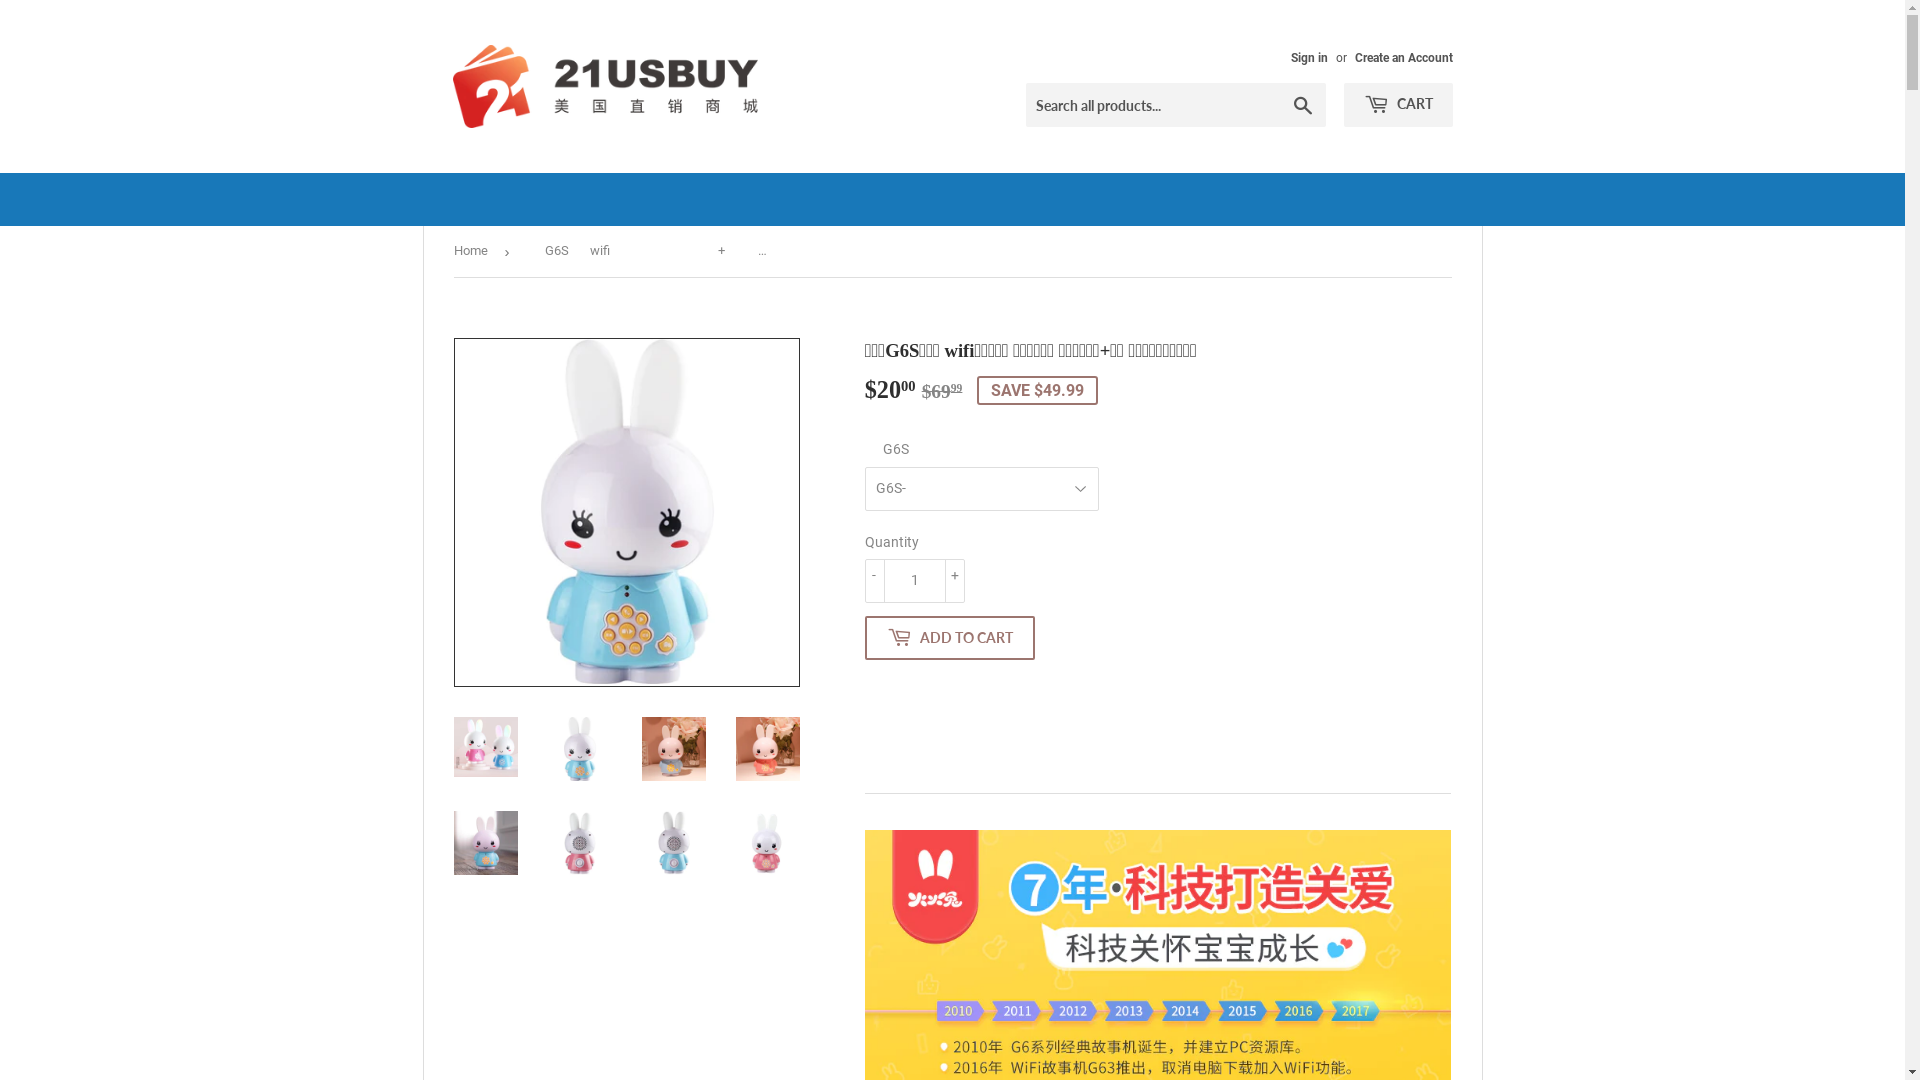 Image resolution: width=1920 pixels, height=1080 pixels. I want to click on 'ADD TO CART', so click(949, 637).